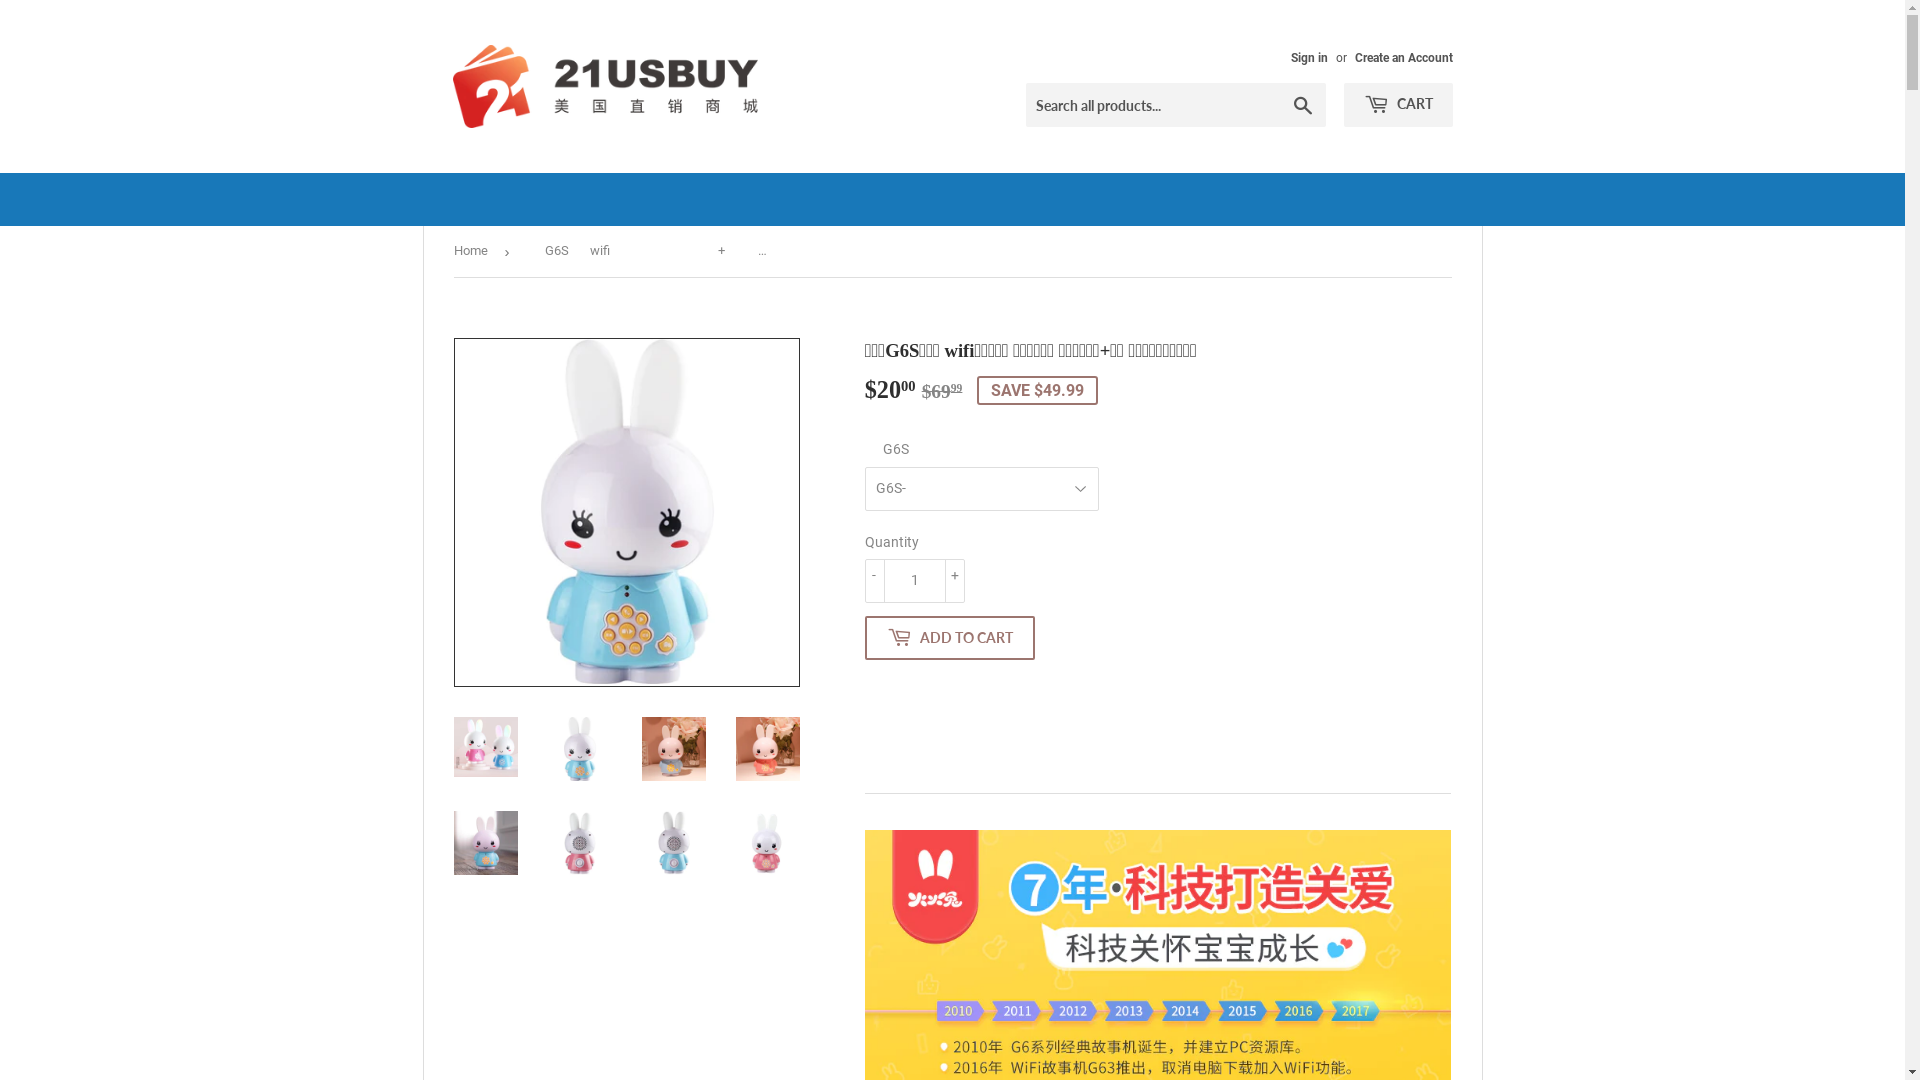 Image resolution: width=1920 pixels, height=1080 pixels. I want to click on 'ADD TO CART', so click(949, 637).